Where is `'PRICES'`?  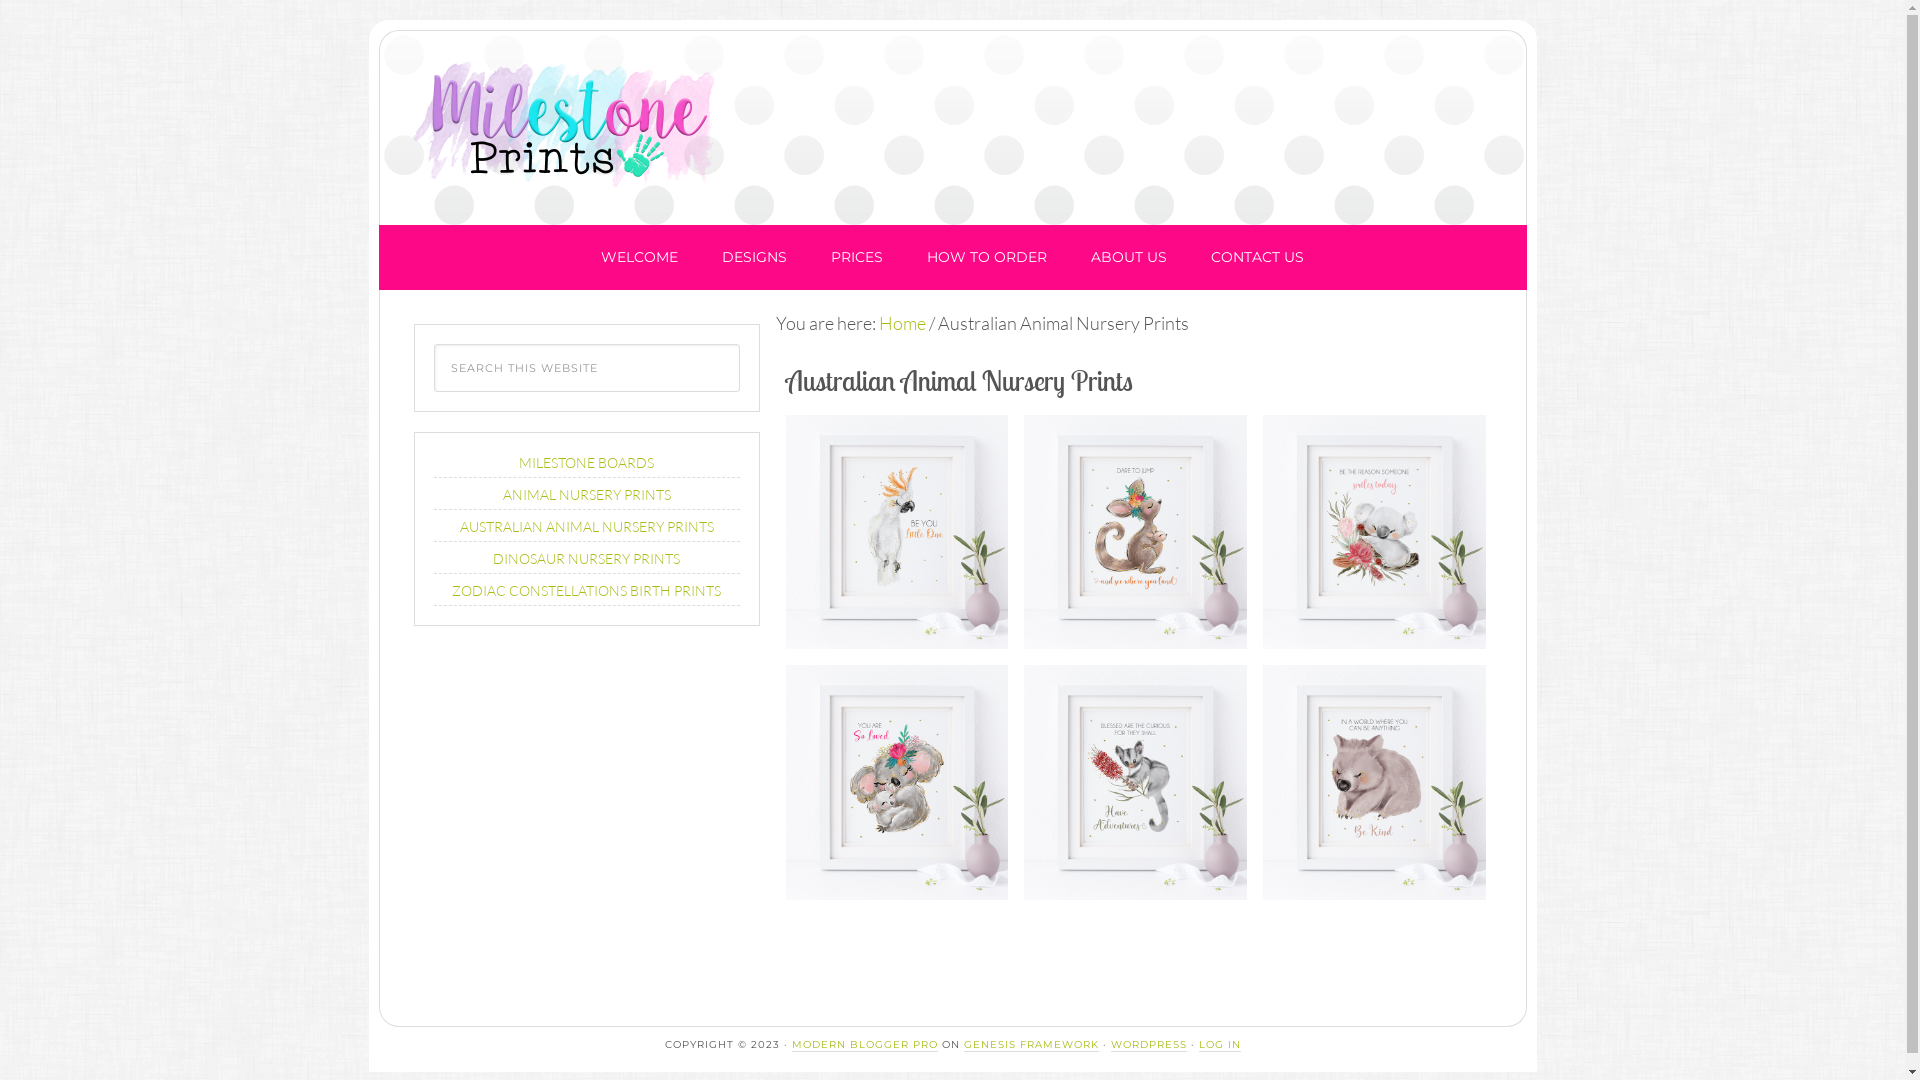
'PRICES' is located at coordinates (857, 256).